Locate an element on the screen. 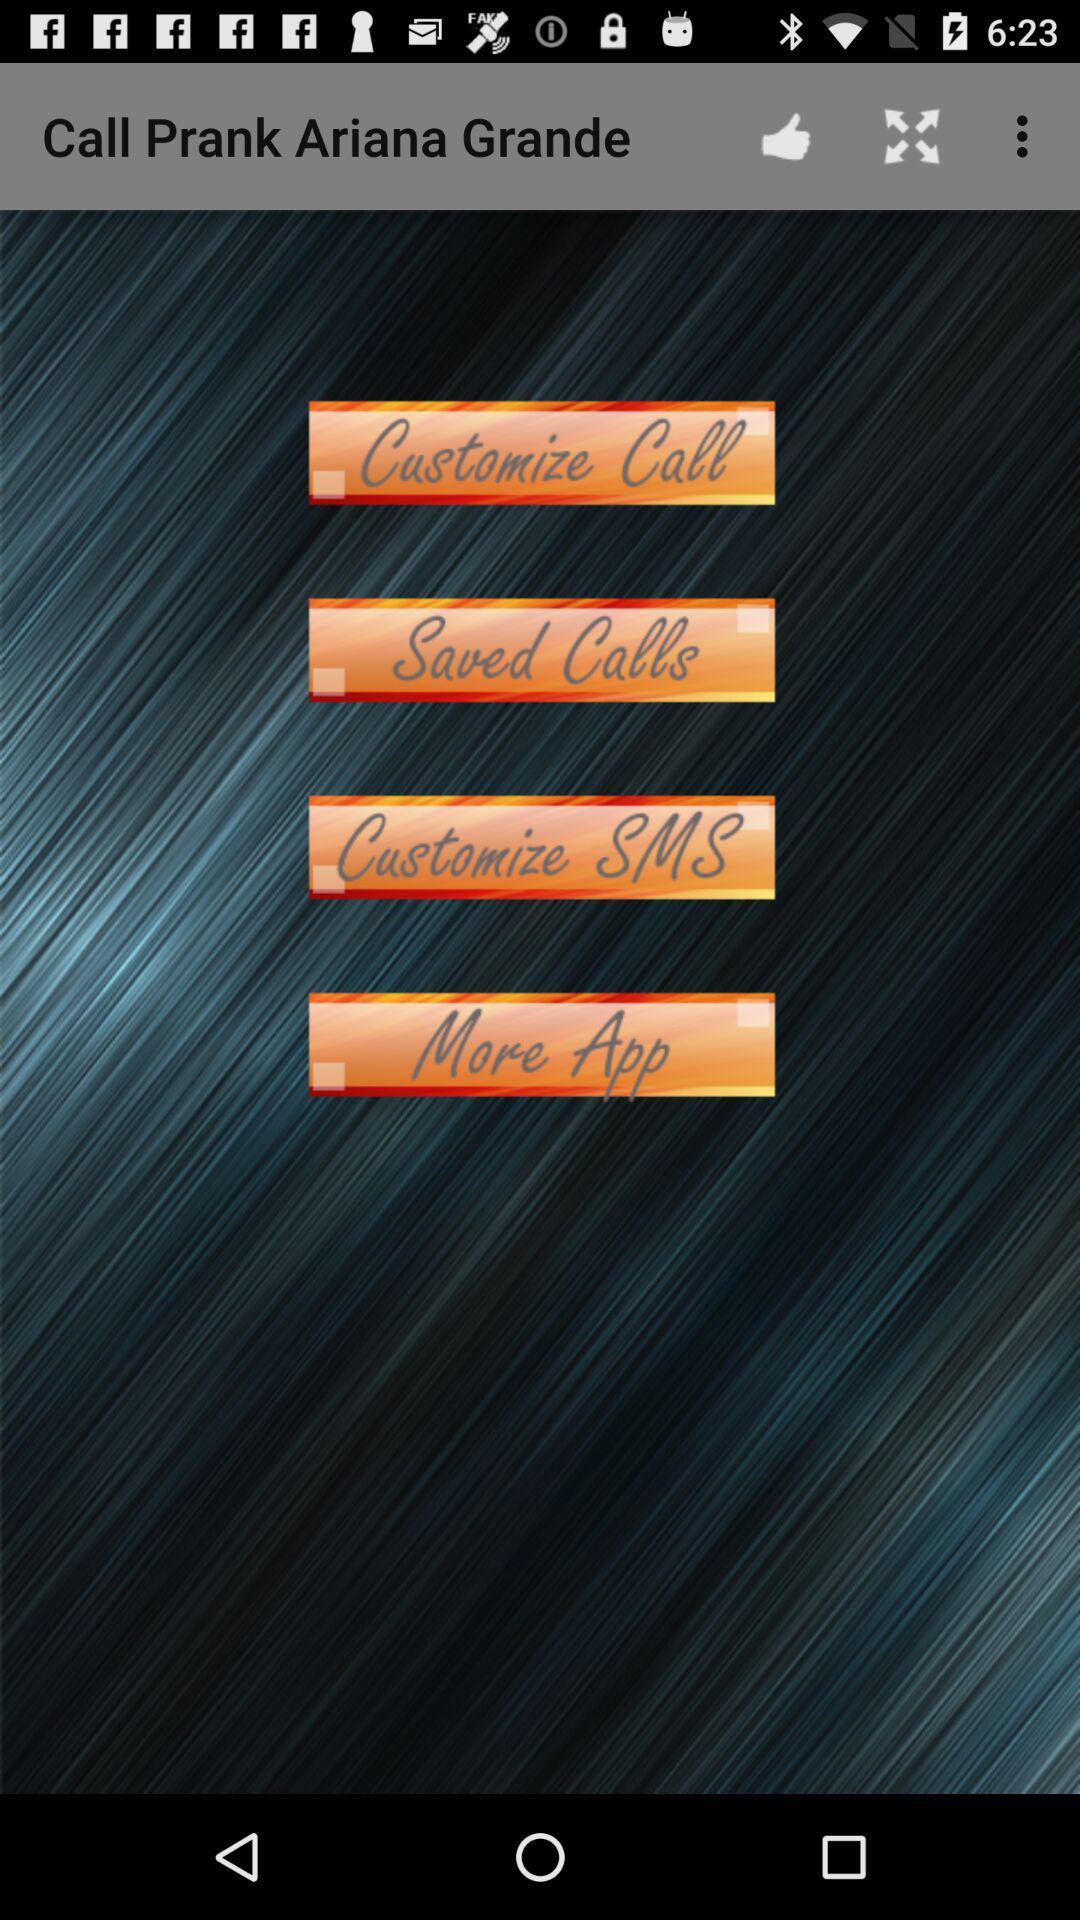 Image resolution: width=1080 pixels, height=1920 pixels. the item at the top is located at coordinates (540, 451).